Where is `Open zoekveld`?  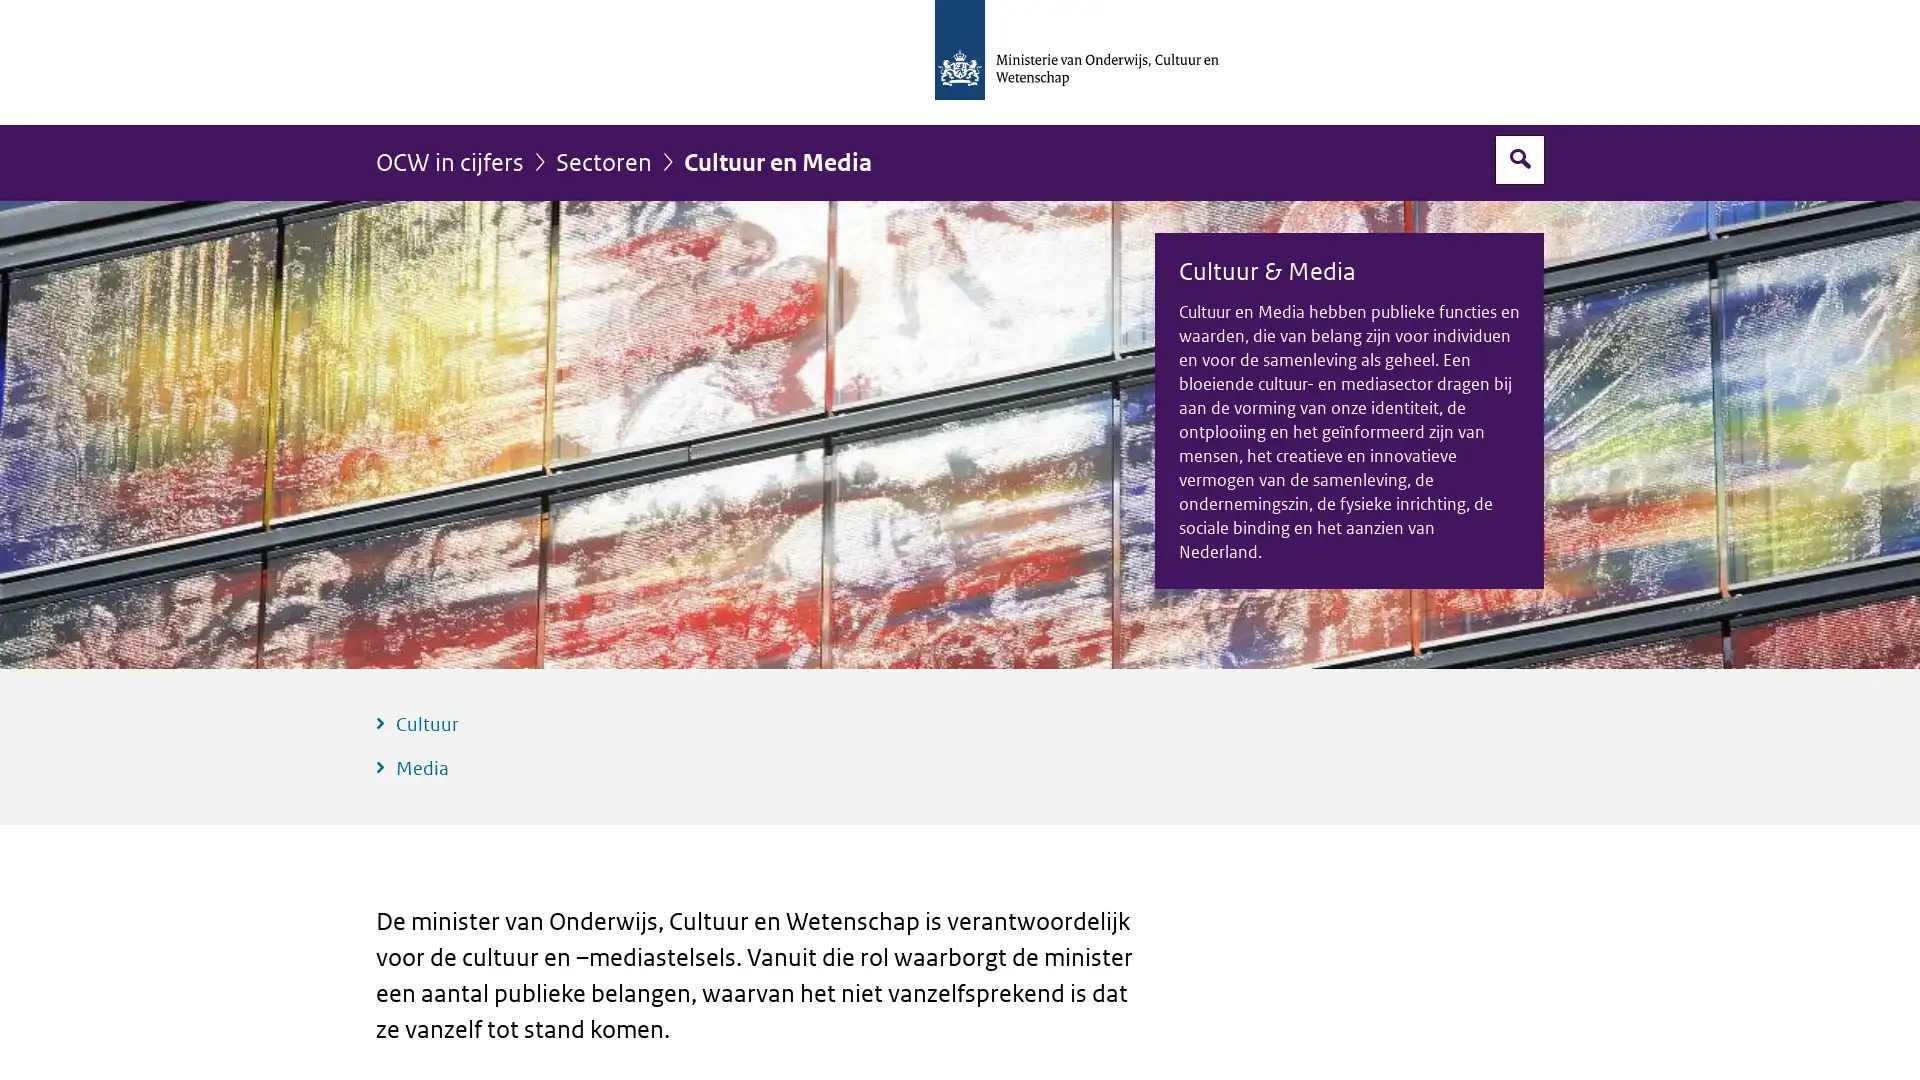
Open zoekveld is located at coordinates (1520, 158).